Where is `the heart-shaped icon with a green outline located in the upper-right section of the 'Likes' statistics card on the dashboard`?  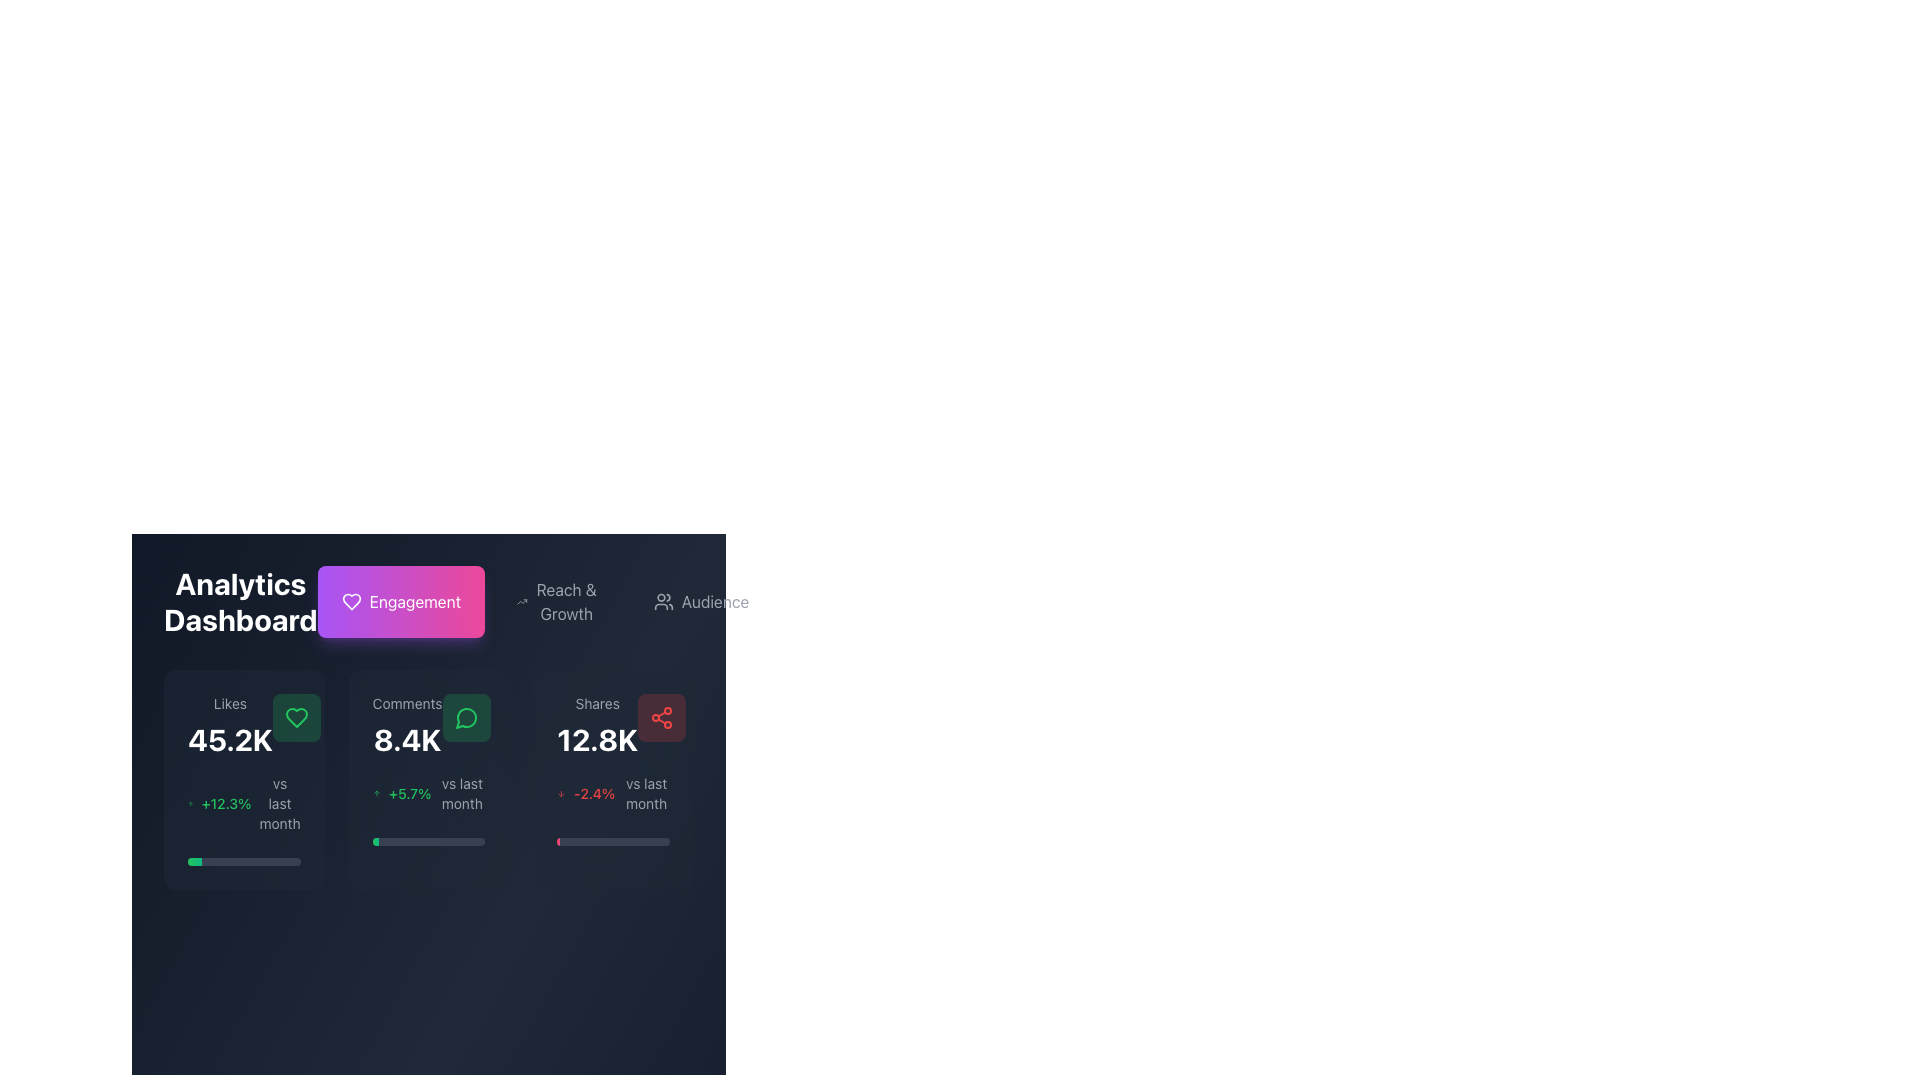 the heart-shaped icon with a green outline located in the upper-right section of the 'Likes' statistics card on the dashboard is located at coordinates (295, 716).